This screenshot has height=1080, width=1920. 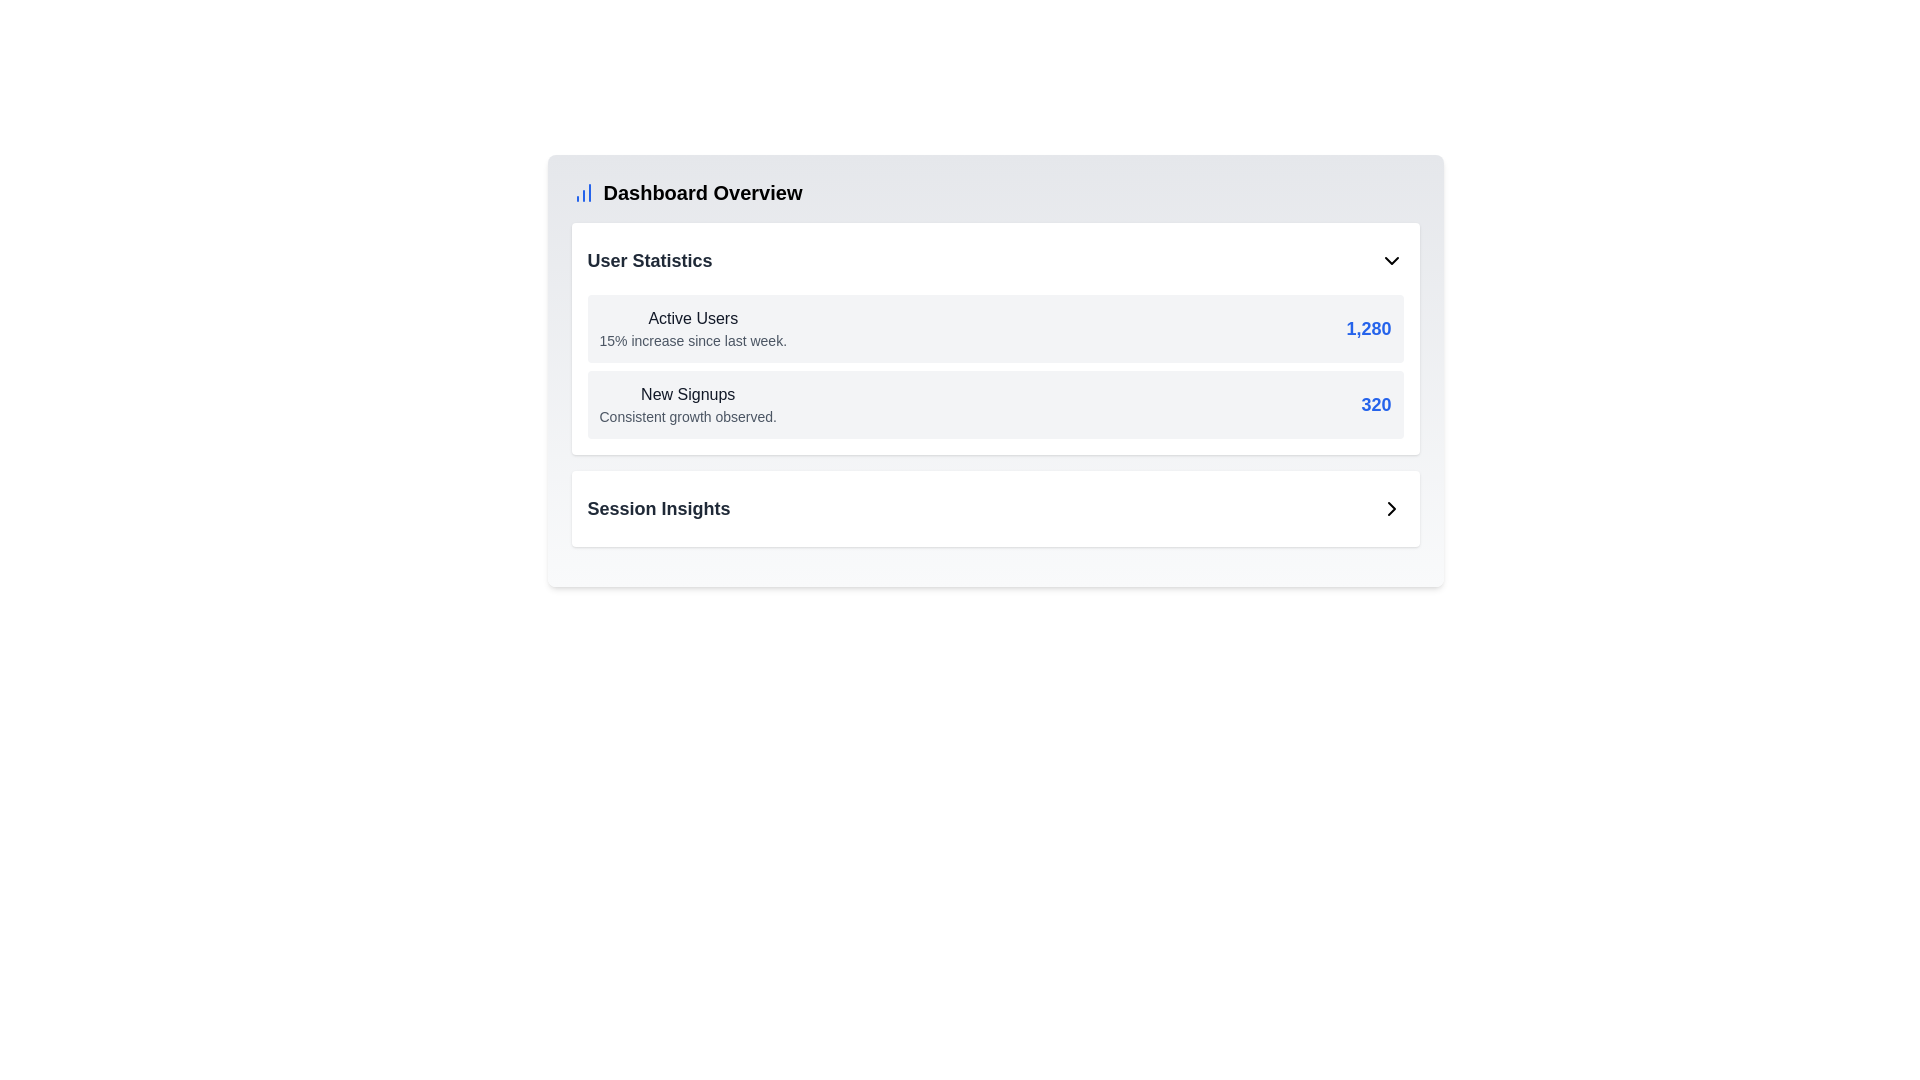 I want to click on the 'Session Insights' text label which serves as a heading for the User Statistics section in the main content area, so click(x=658, y=508).